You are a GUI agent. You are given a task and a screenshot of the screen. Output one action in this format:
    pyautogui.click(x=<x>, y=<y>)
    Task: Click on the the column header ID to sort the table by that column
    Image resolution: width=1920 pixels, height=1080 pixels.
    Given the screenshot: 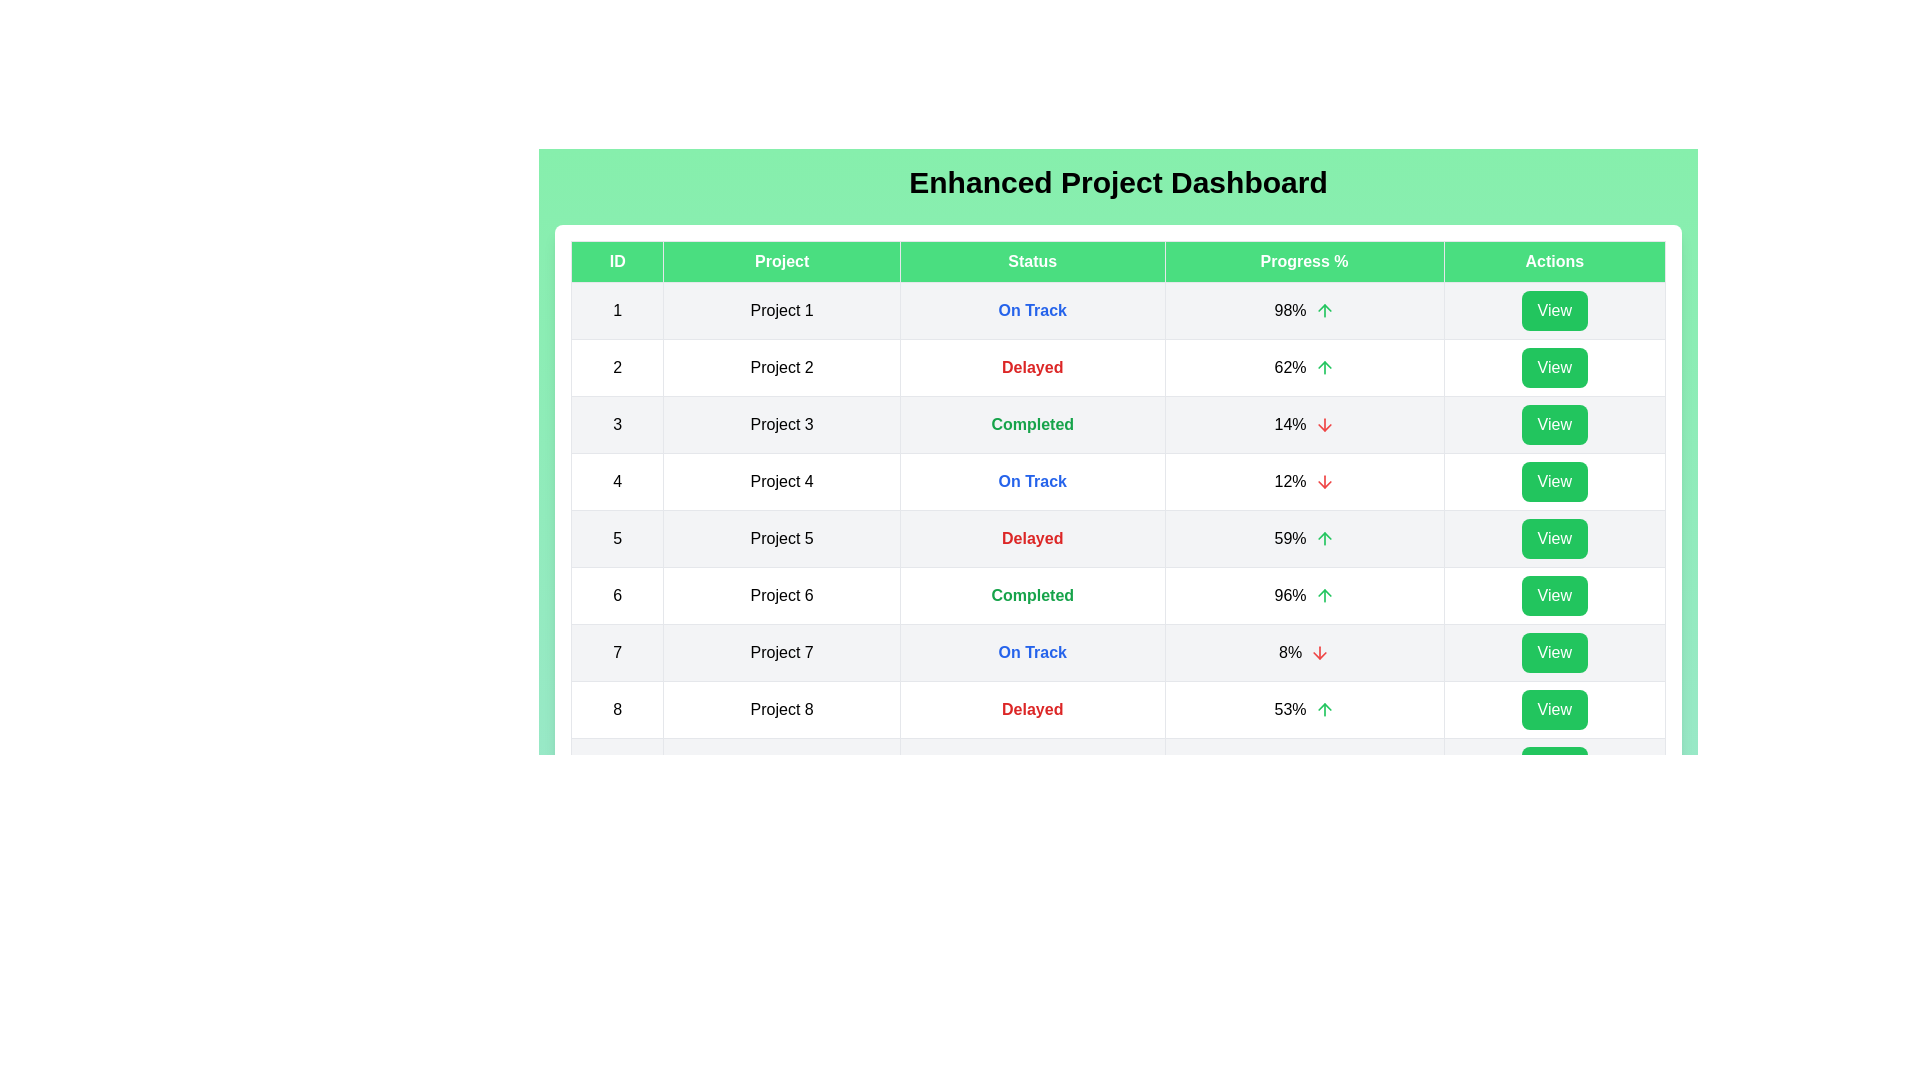 What is the action you would take?
    pyautogui.click(x=616, y=261)
    